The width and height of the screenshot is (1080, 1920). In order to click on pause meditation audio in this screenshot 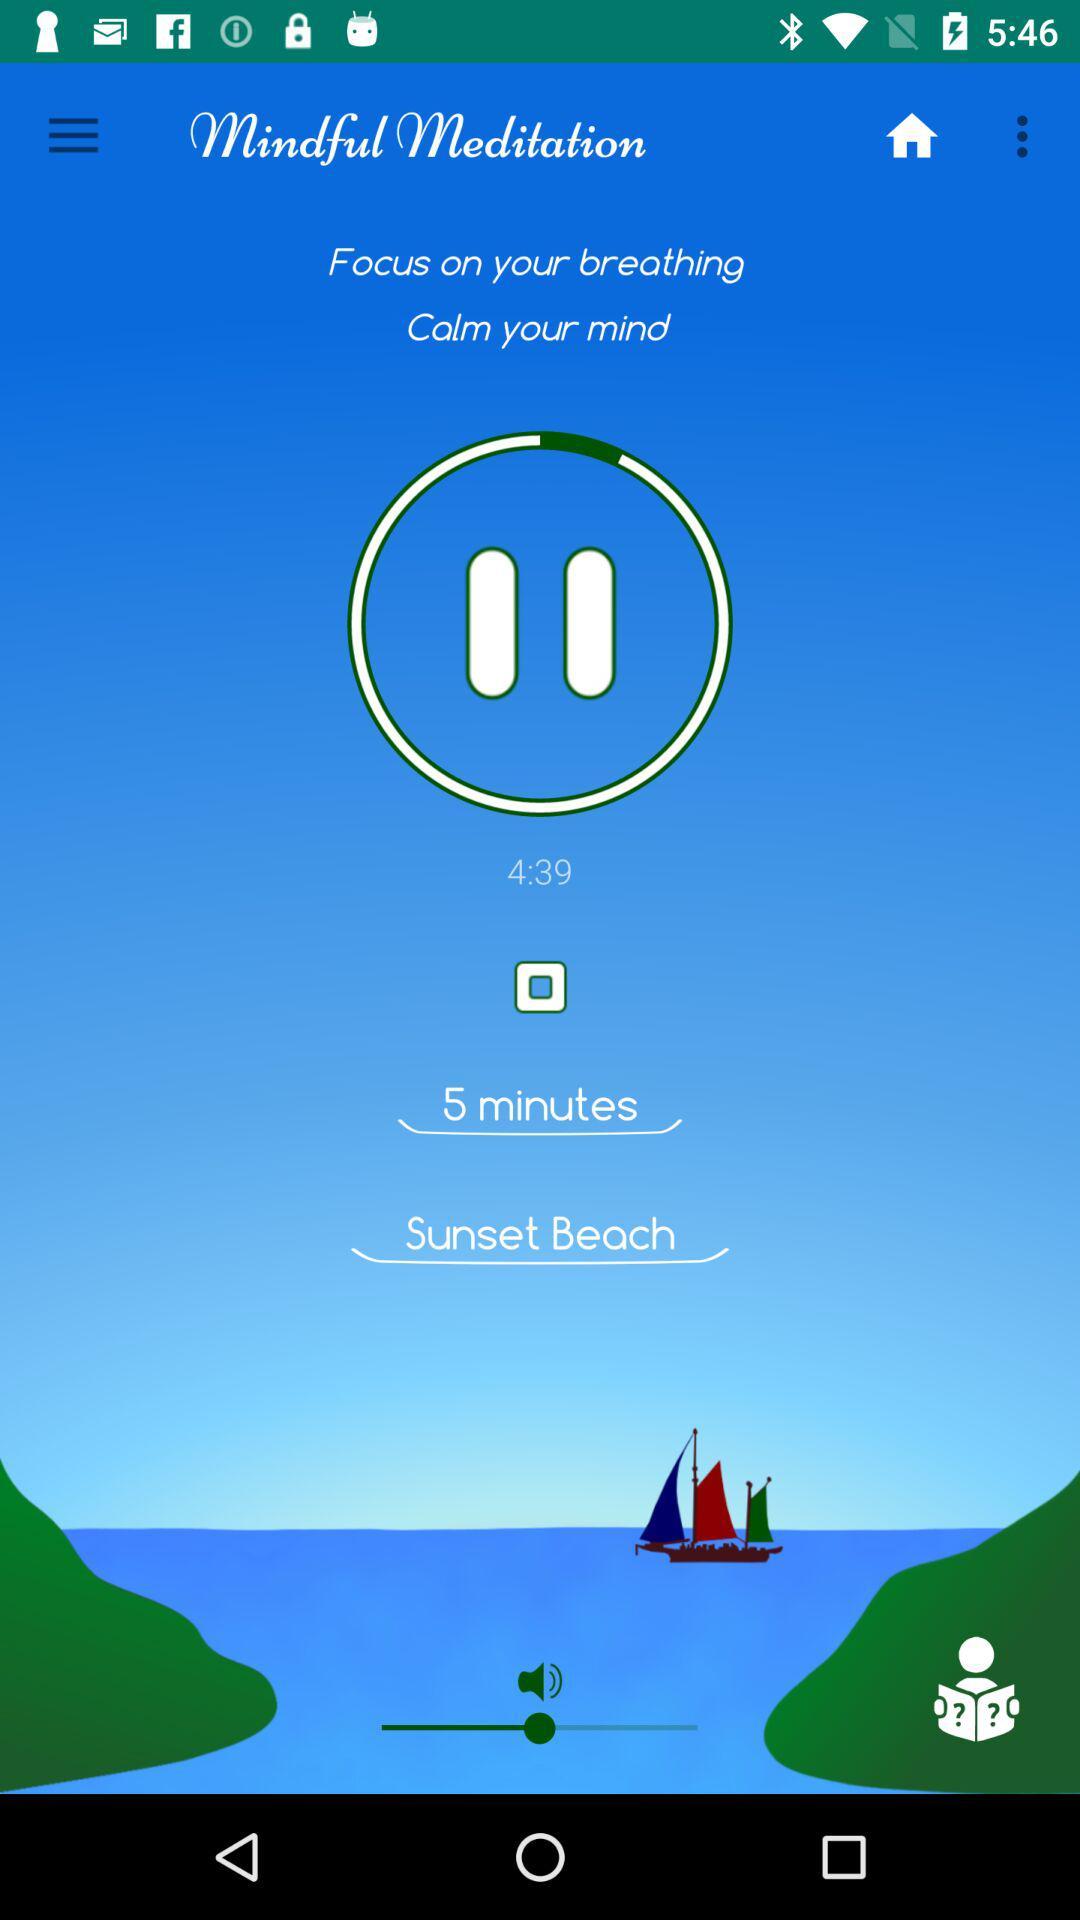, I will do `click(540, 623)`.